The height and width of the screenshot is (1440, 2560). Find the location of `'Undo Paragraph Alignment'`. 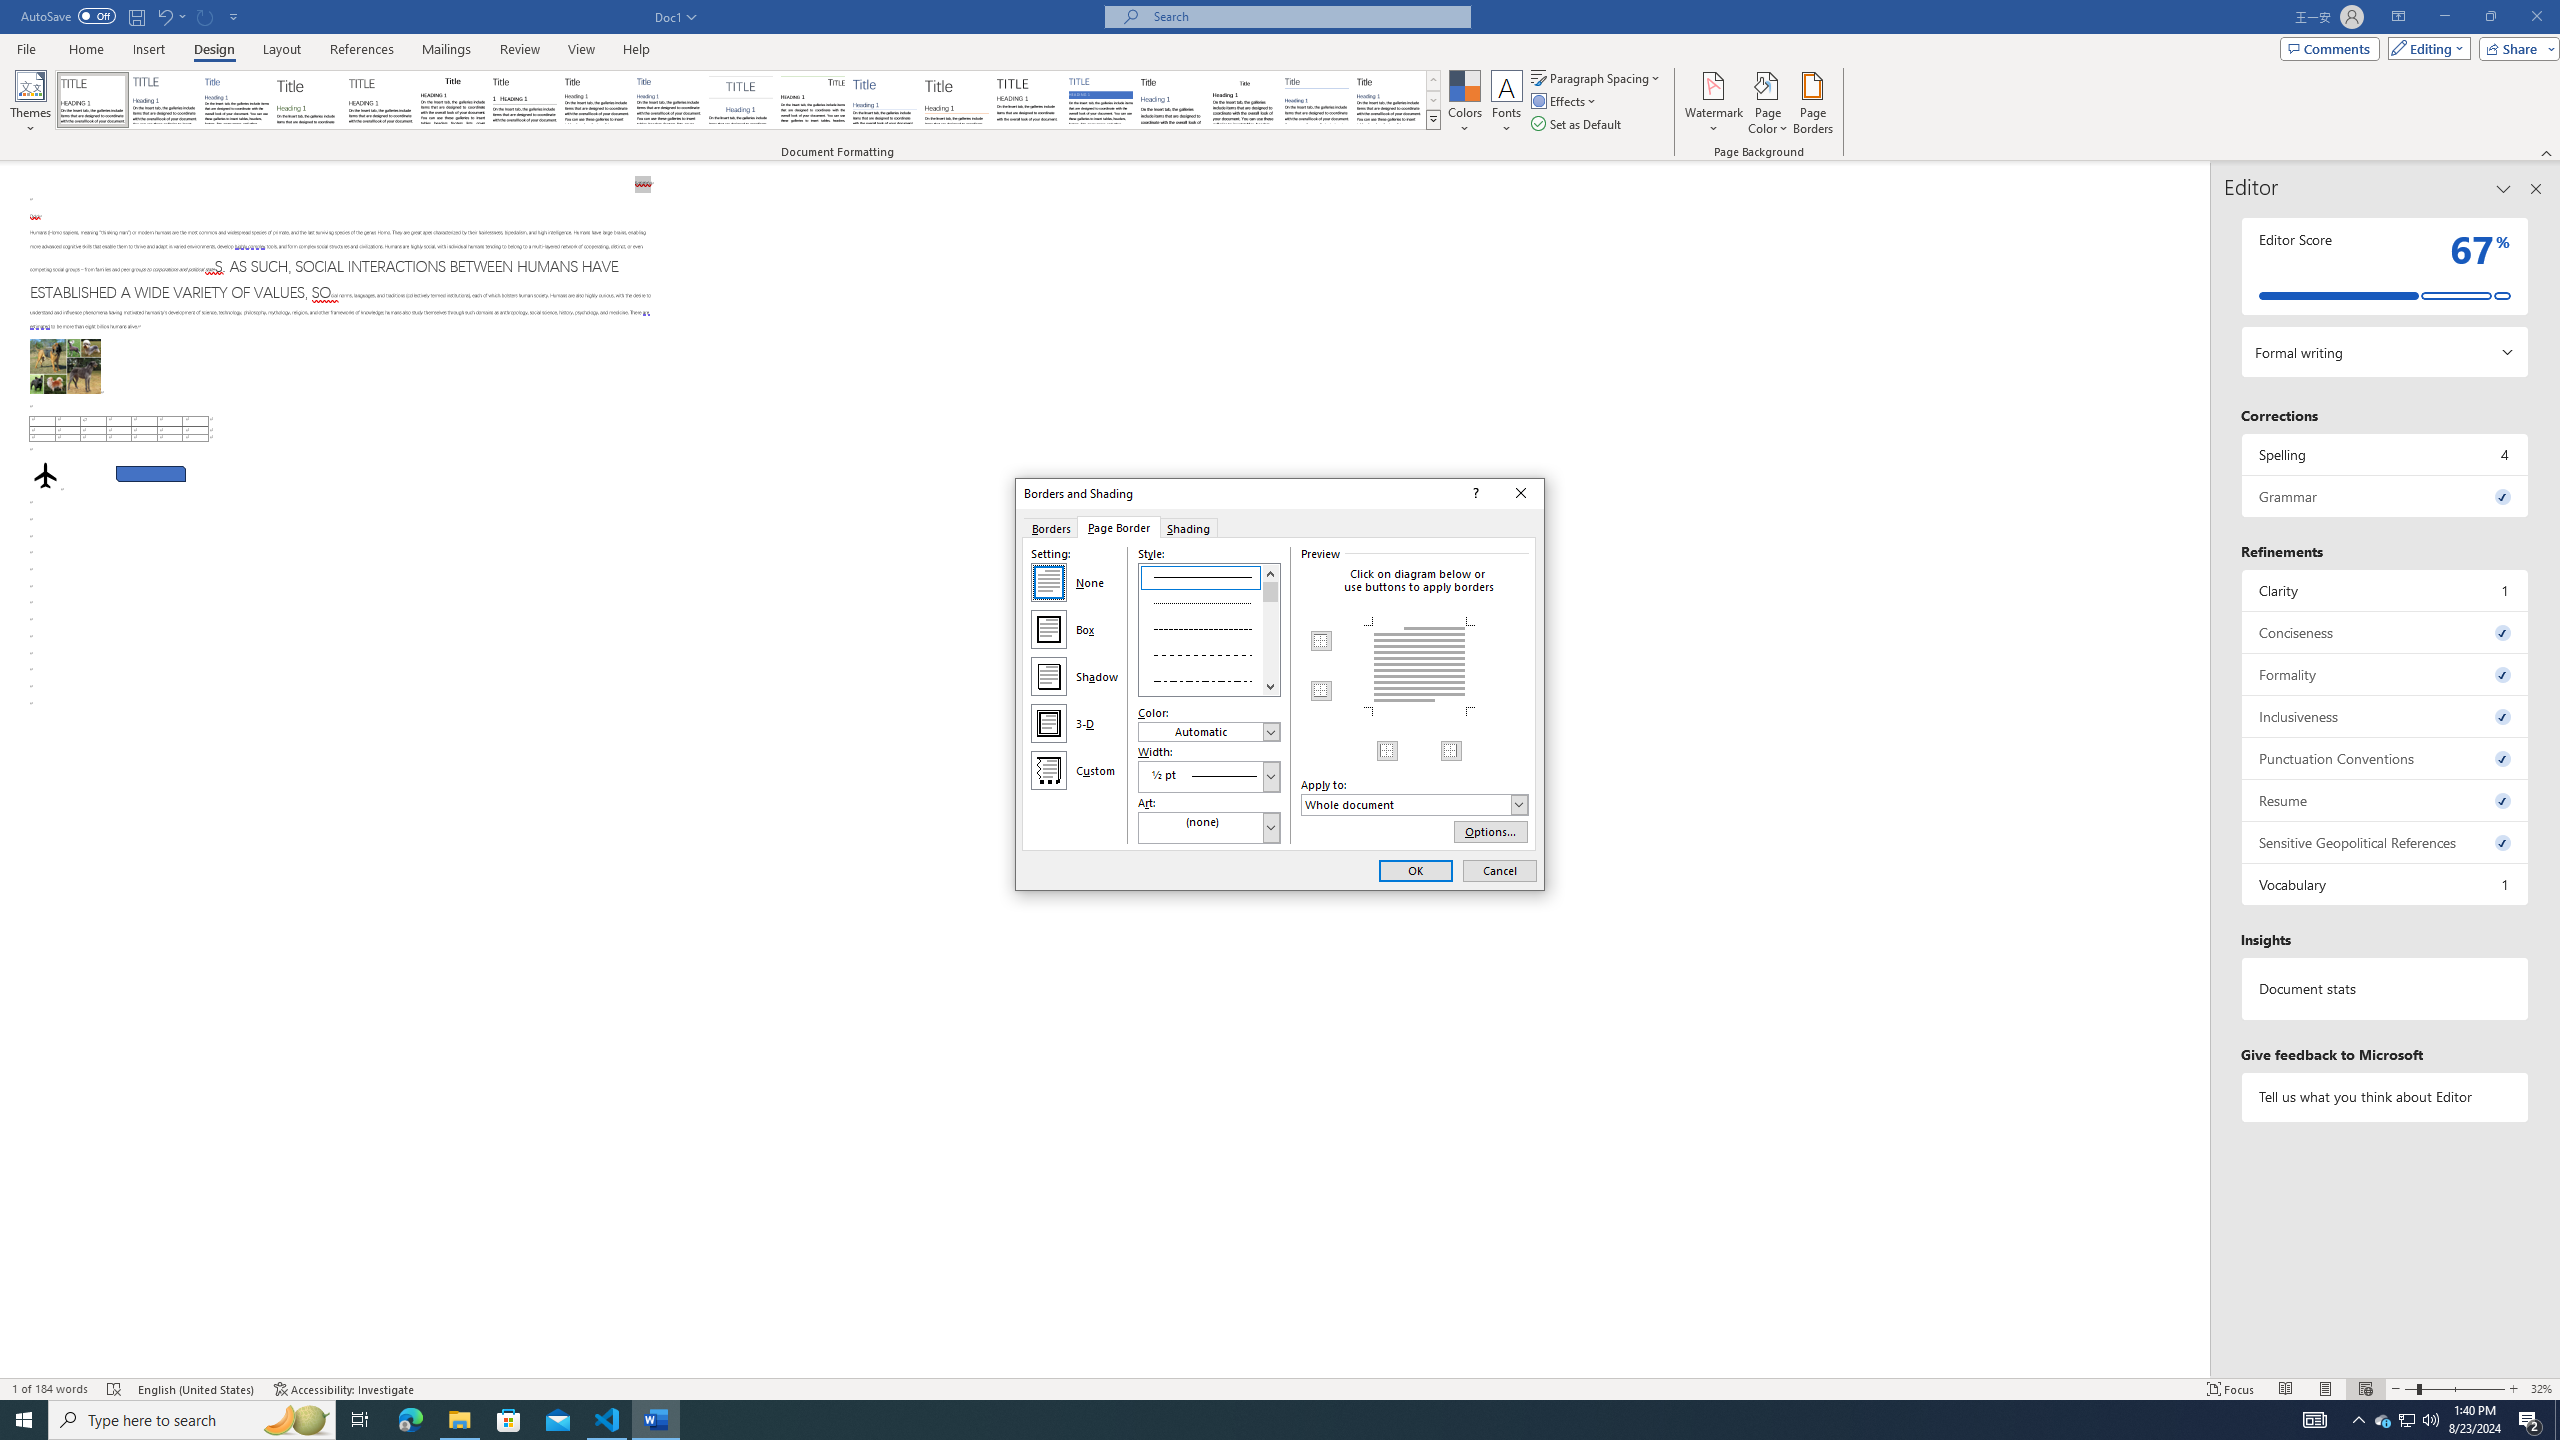

'Undo Paragraph Alignment' is located at coordinates (170, 15).